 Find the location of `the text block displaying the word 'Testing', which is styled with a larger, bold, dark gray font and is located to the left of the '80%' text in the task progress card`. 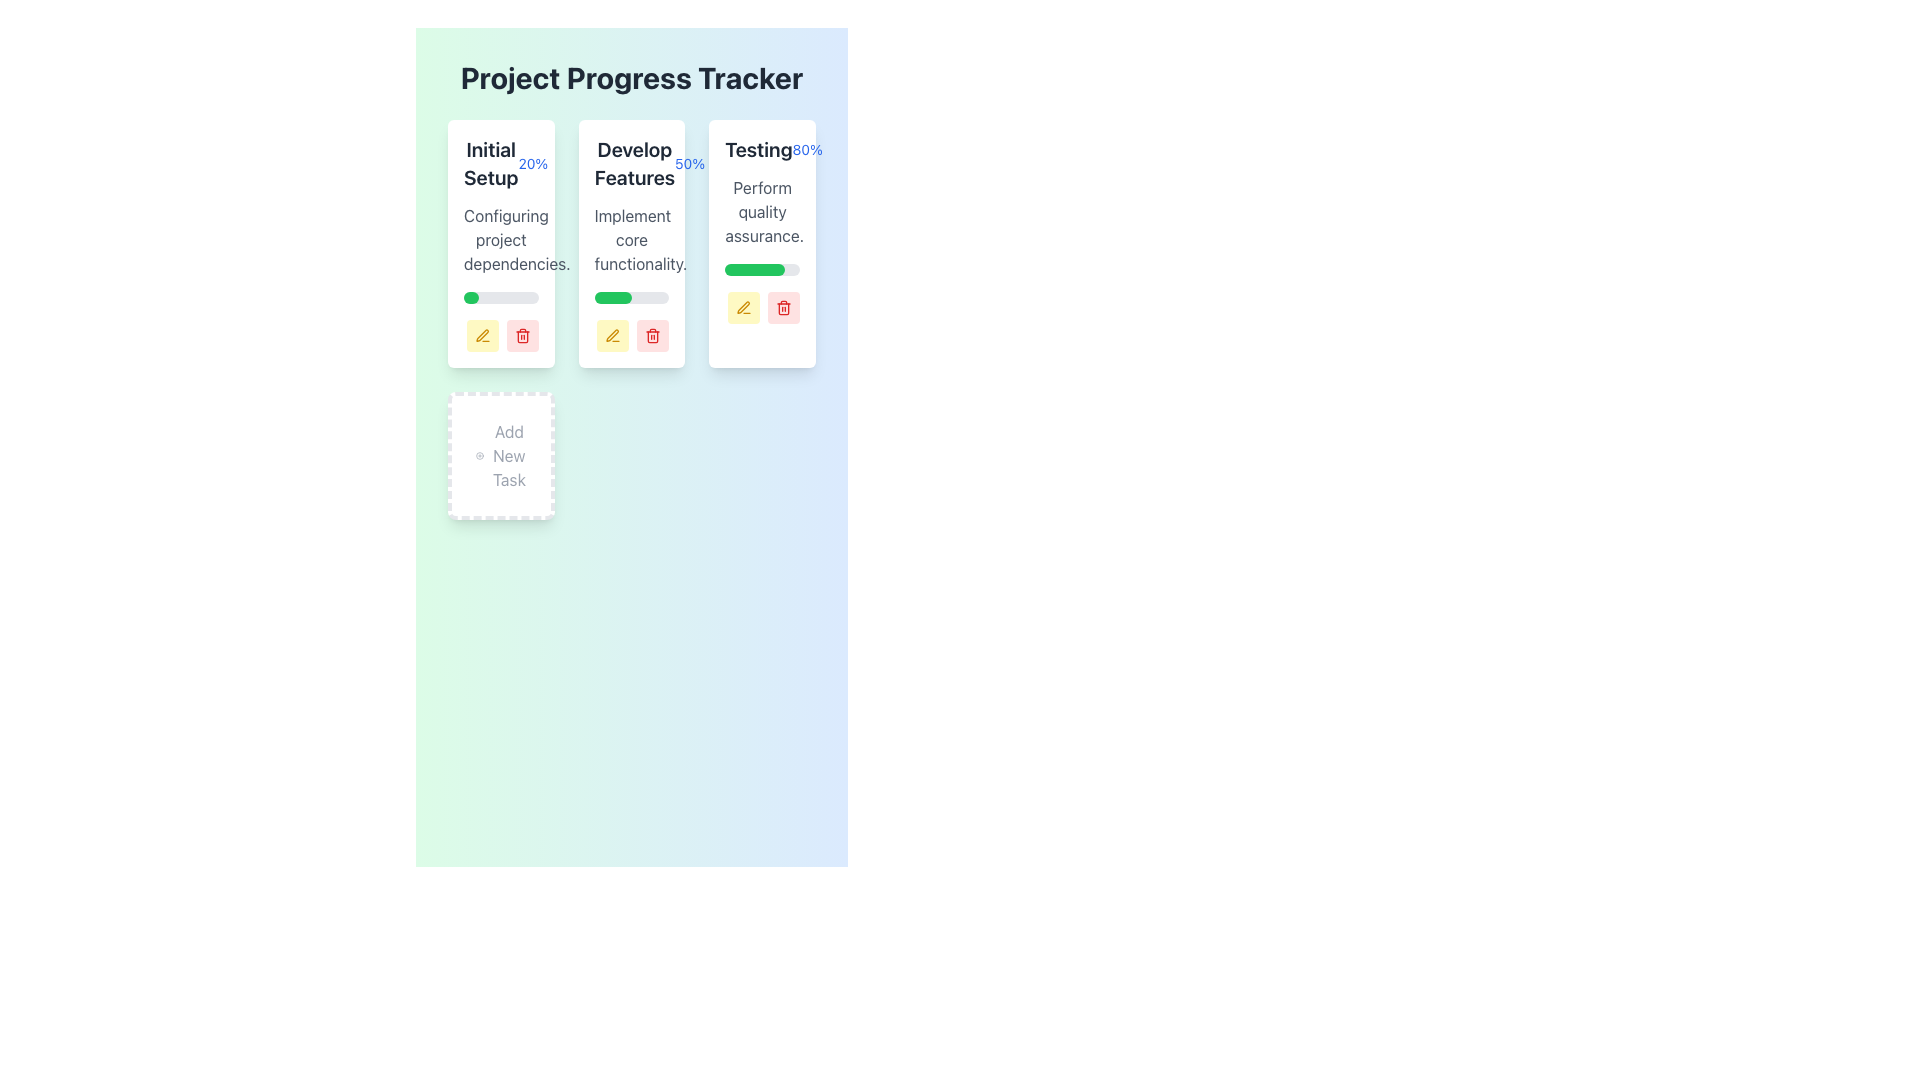

the text block displaying the word 'Testing', which is styled with a larger, bold, dark gray font and is located to the left of the '80%' text in the task progress card is located at coordinates (757, 149).